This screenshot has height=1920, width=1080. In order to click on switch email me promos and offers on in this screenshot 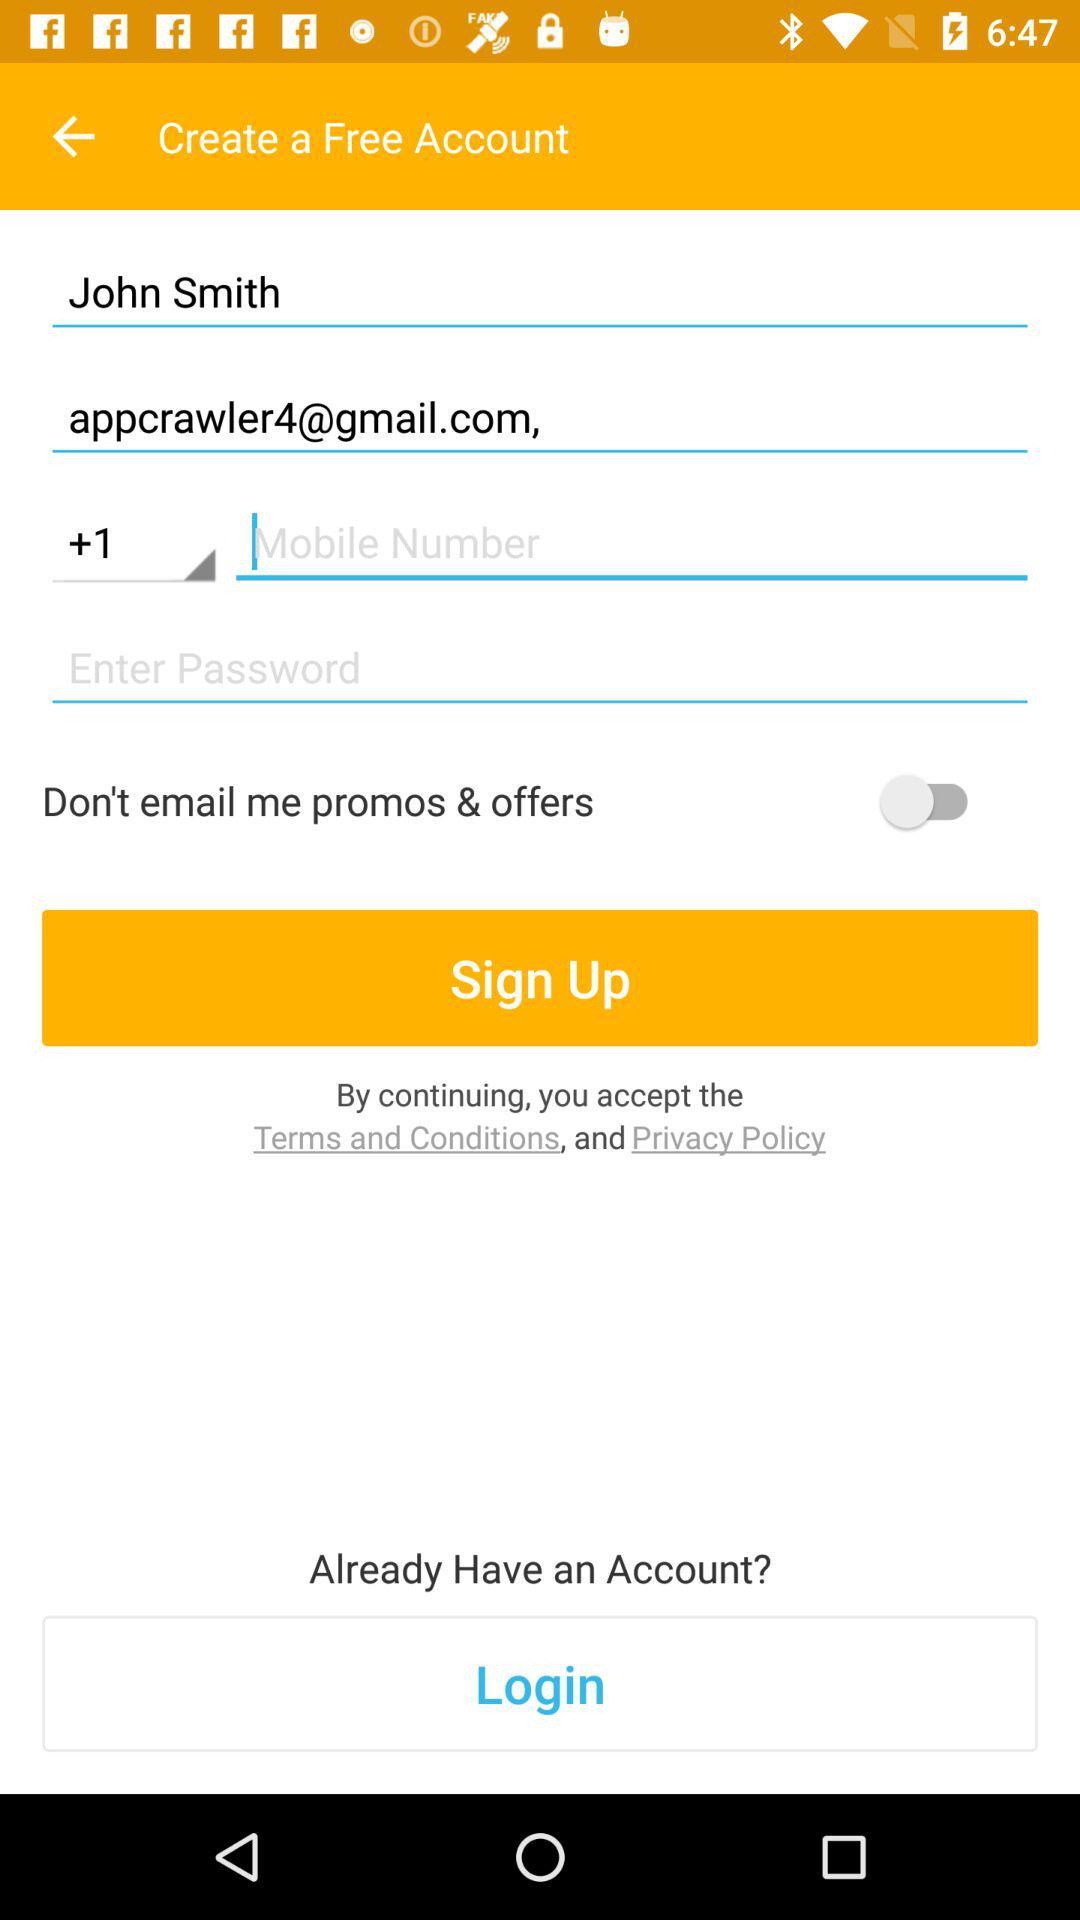, I will do `click(933, 801)`.